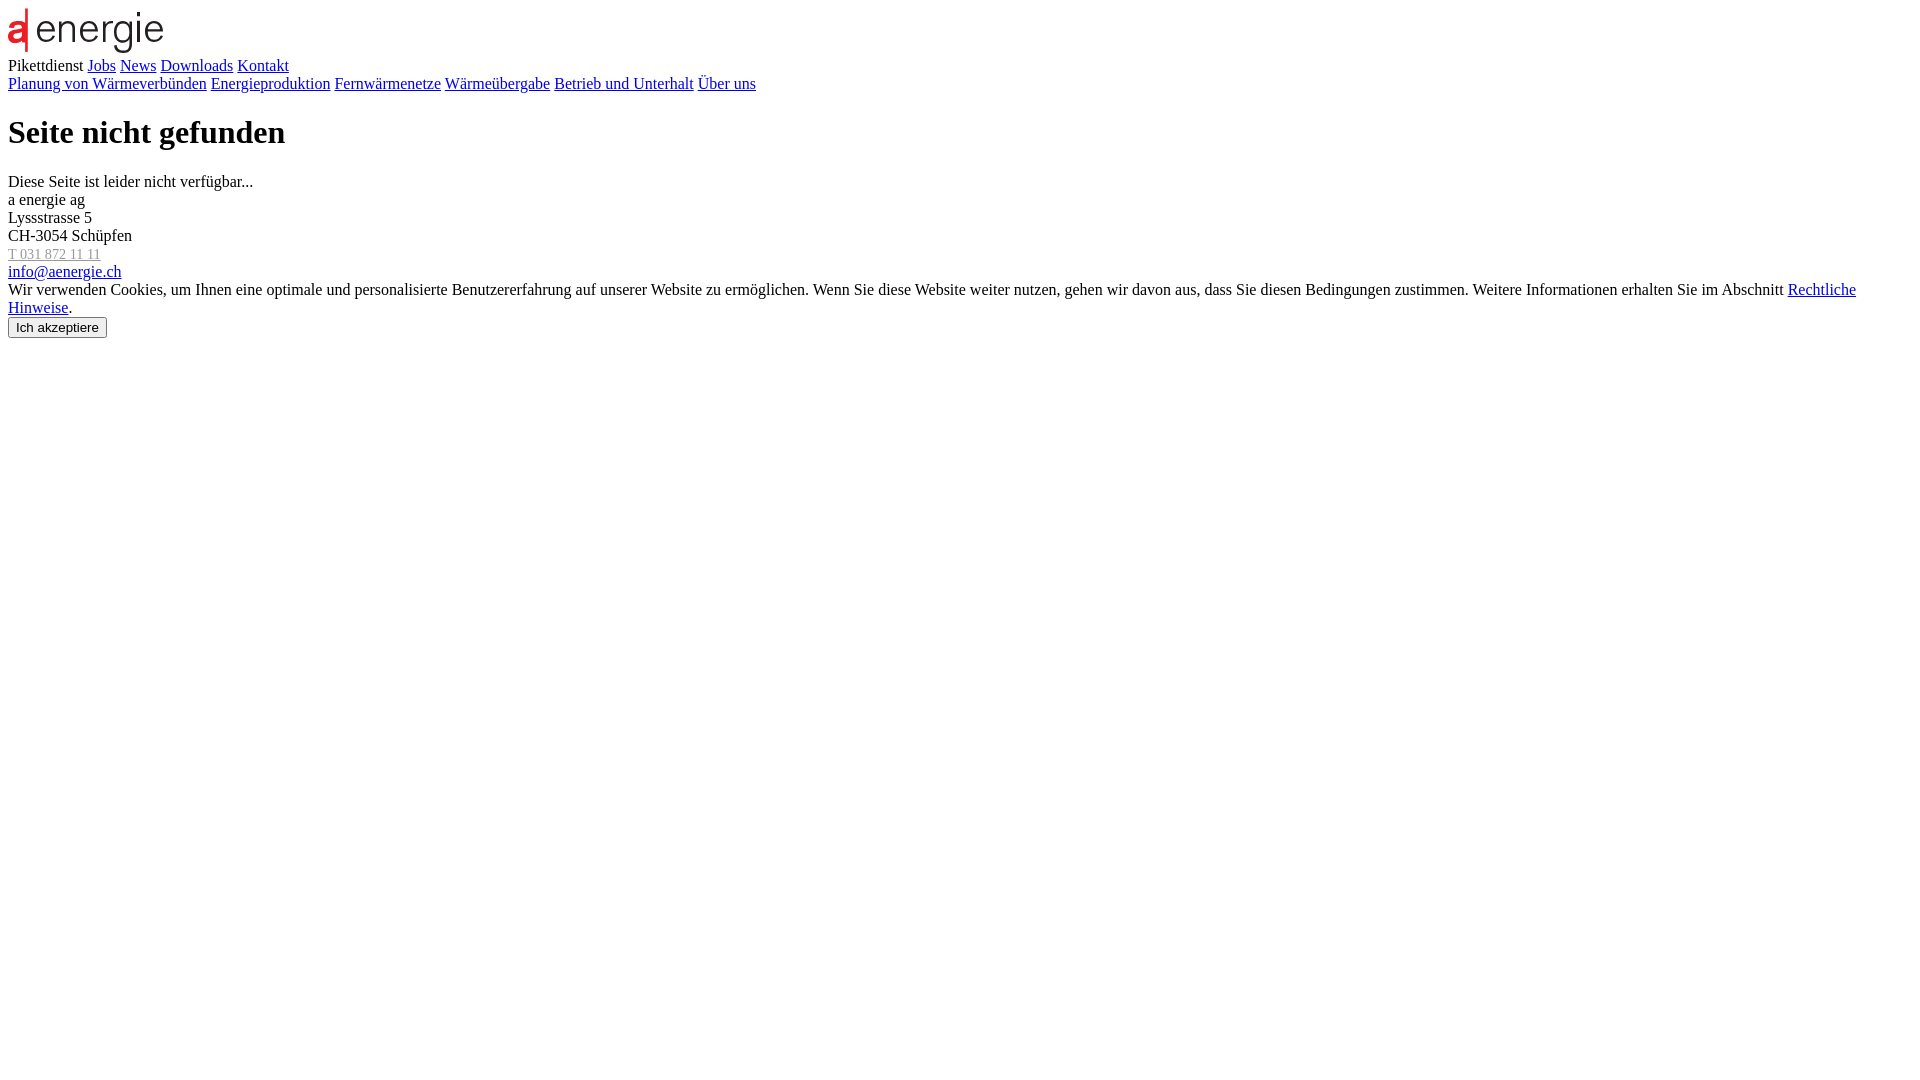 The height and width of the screenshot is (1080, 1920). Describe the element at coordinates (46, 64) in the screenshot. I see `'Pikettdienst'` at that location.